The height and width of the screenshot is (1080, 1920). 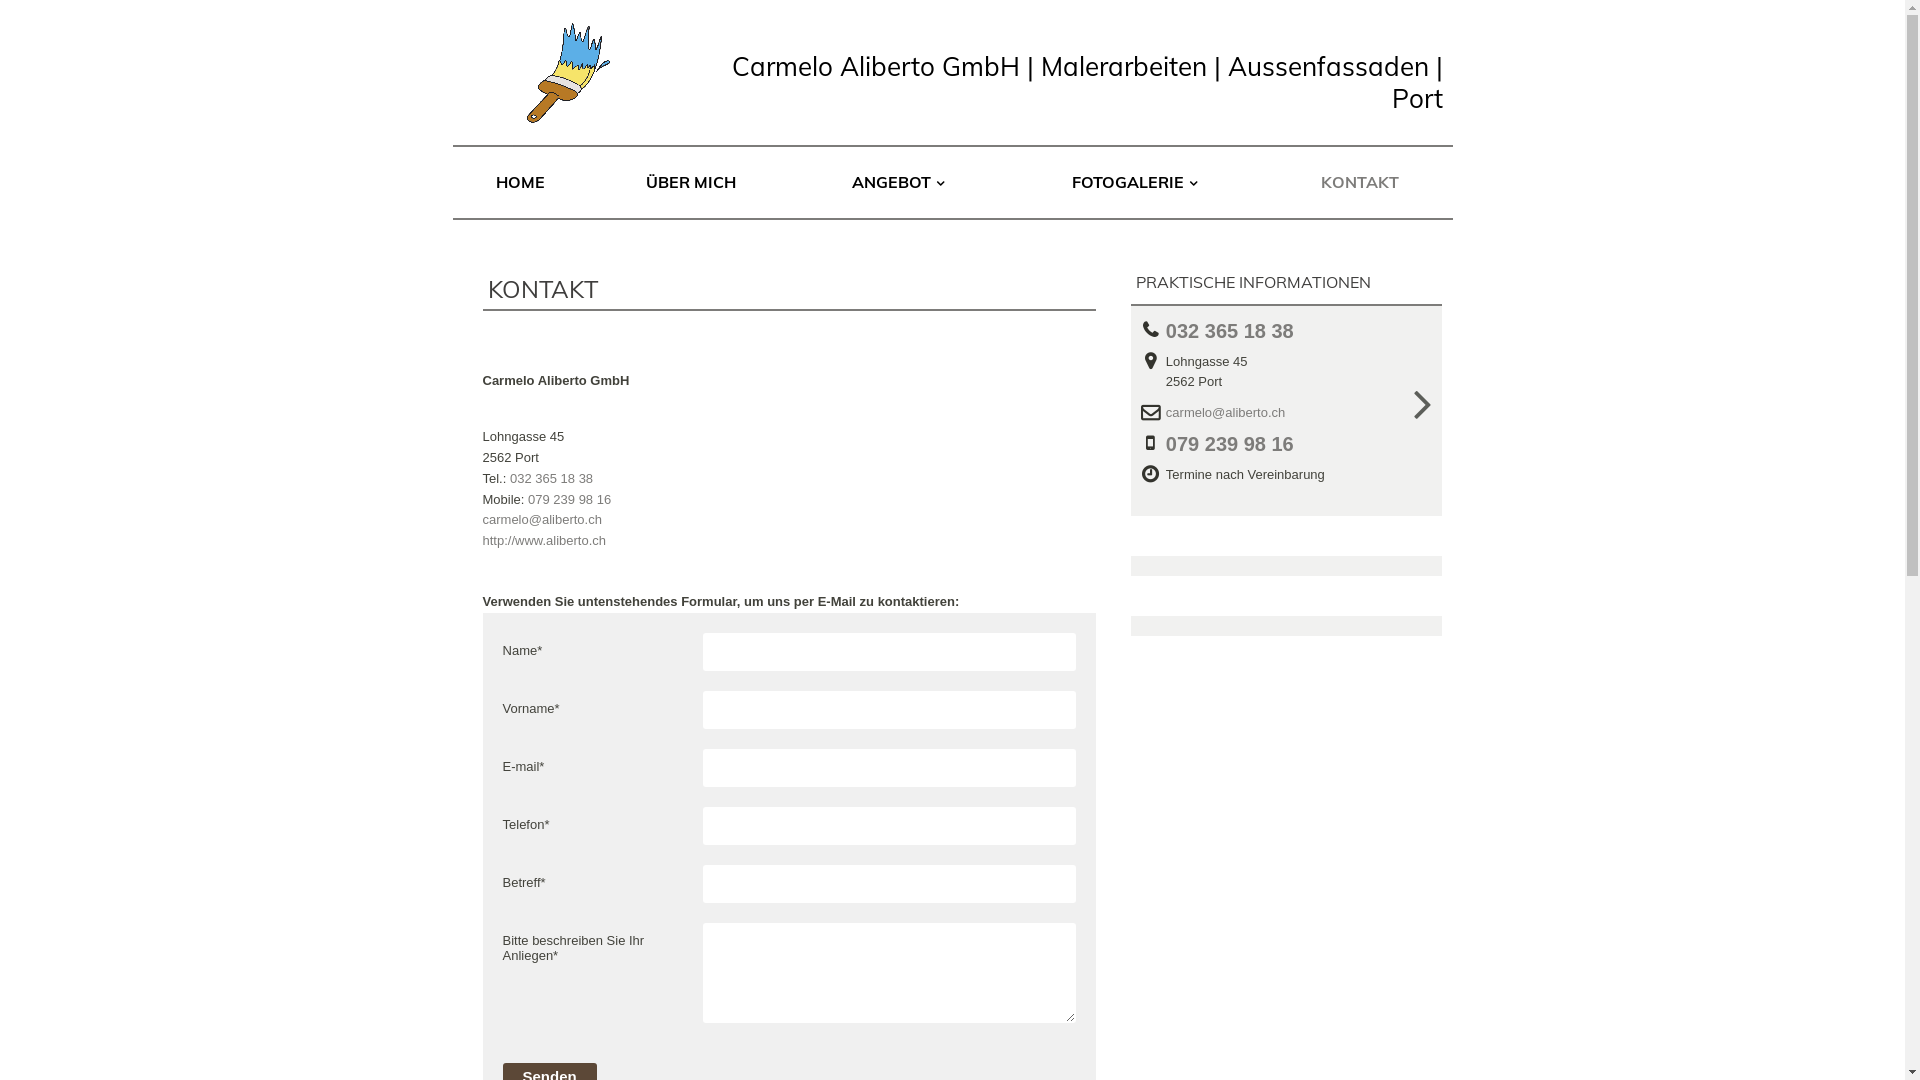 I want to click on '079 239 98 16', so click(x=1235, y=443).